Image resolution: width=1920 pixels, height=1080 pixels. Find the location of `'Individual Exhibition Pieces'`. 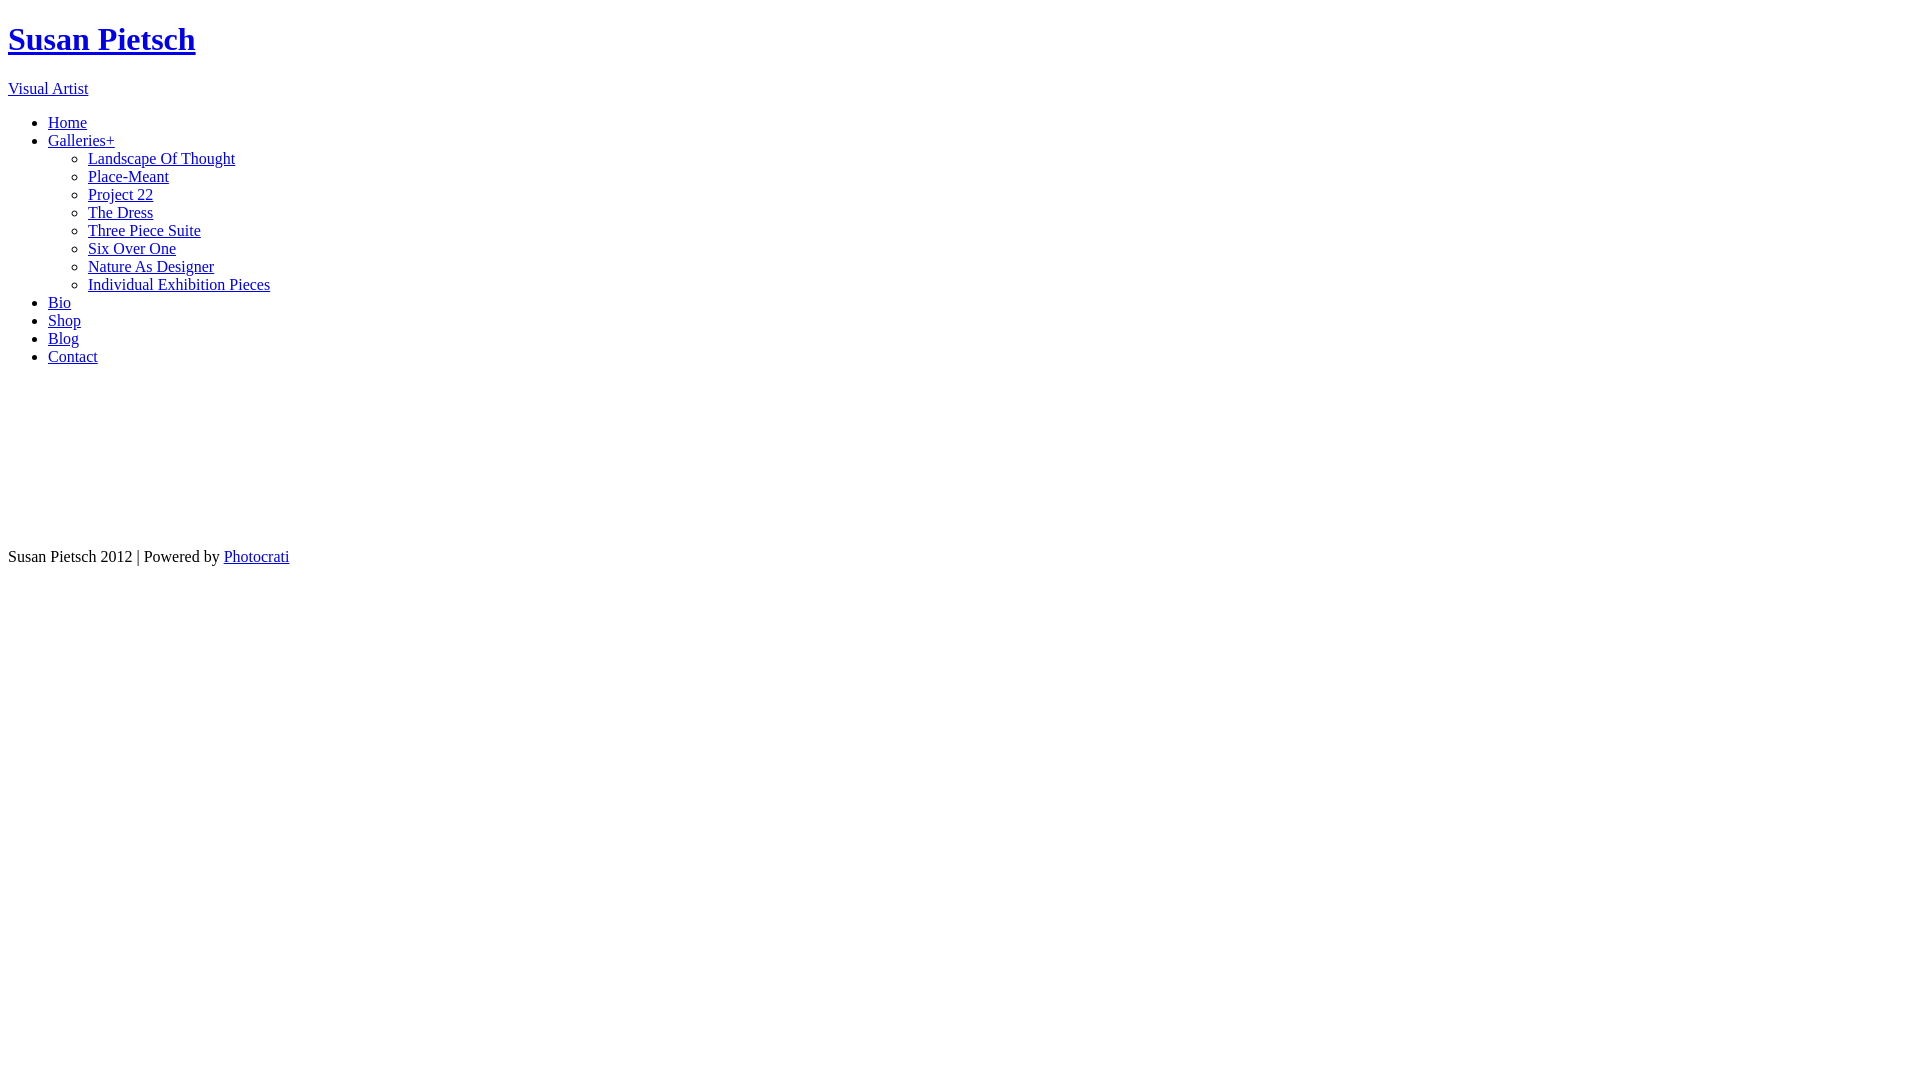

'Individual Exhibition Pieces' is located at coordinates (178, 284).